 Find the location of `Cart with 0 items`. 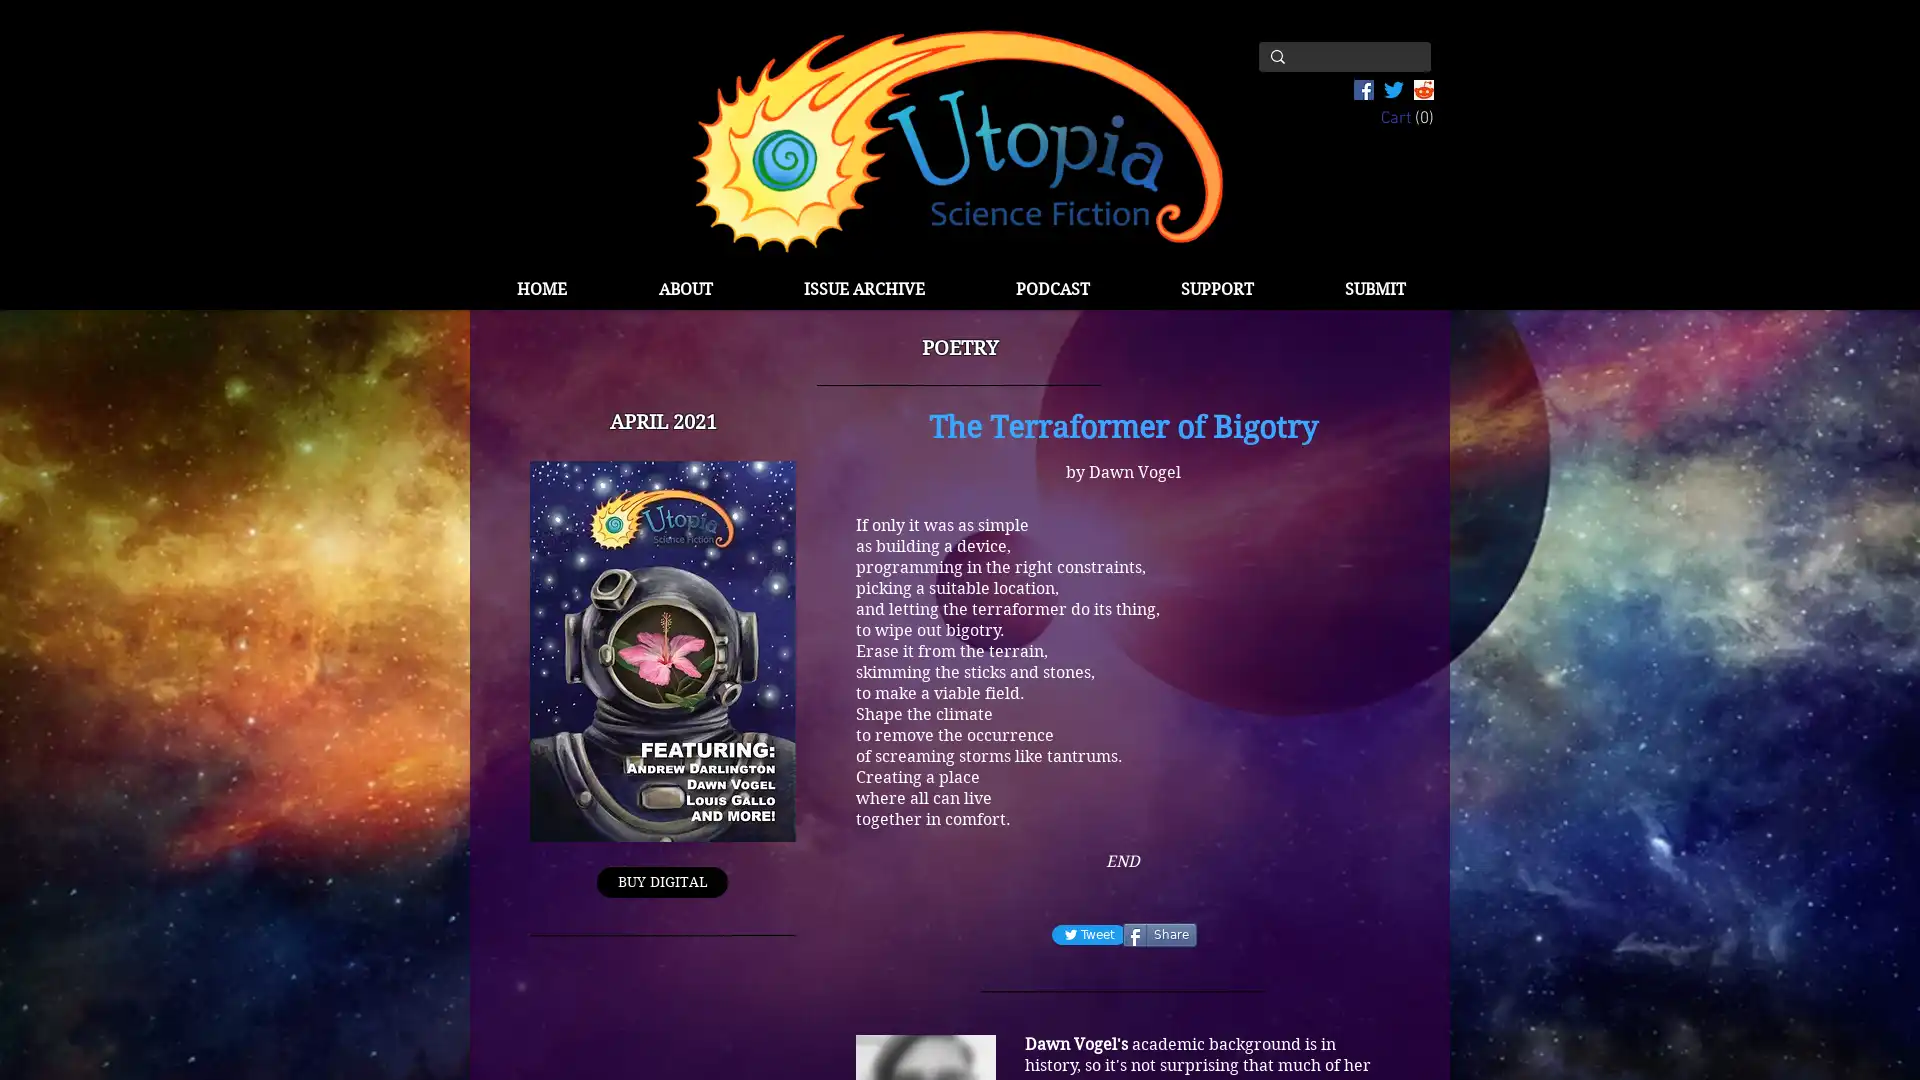

Cart with 0 items is located at coordinates (1406, 116).